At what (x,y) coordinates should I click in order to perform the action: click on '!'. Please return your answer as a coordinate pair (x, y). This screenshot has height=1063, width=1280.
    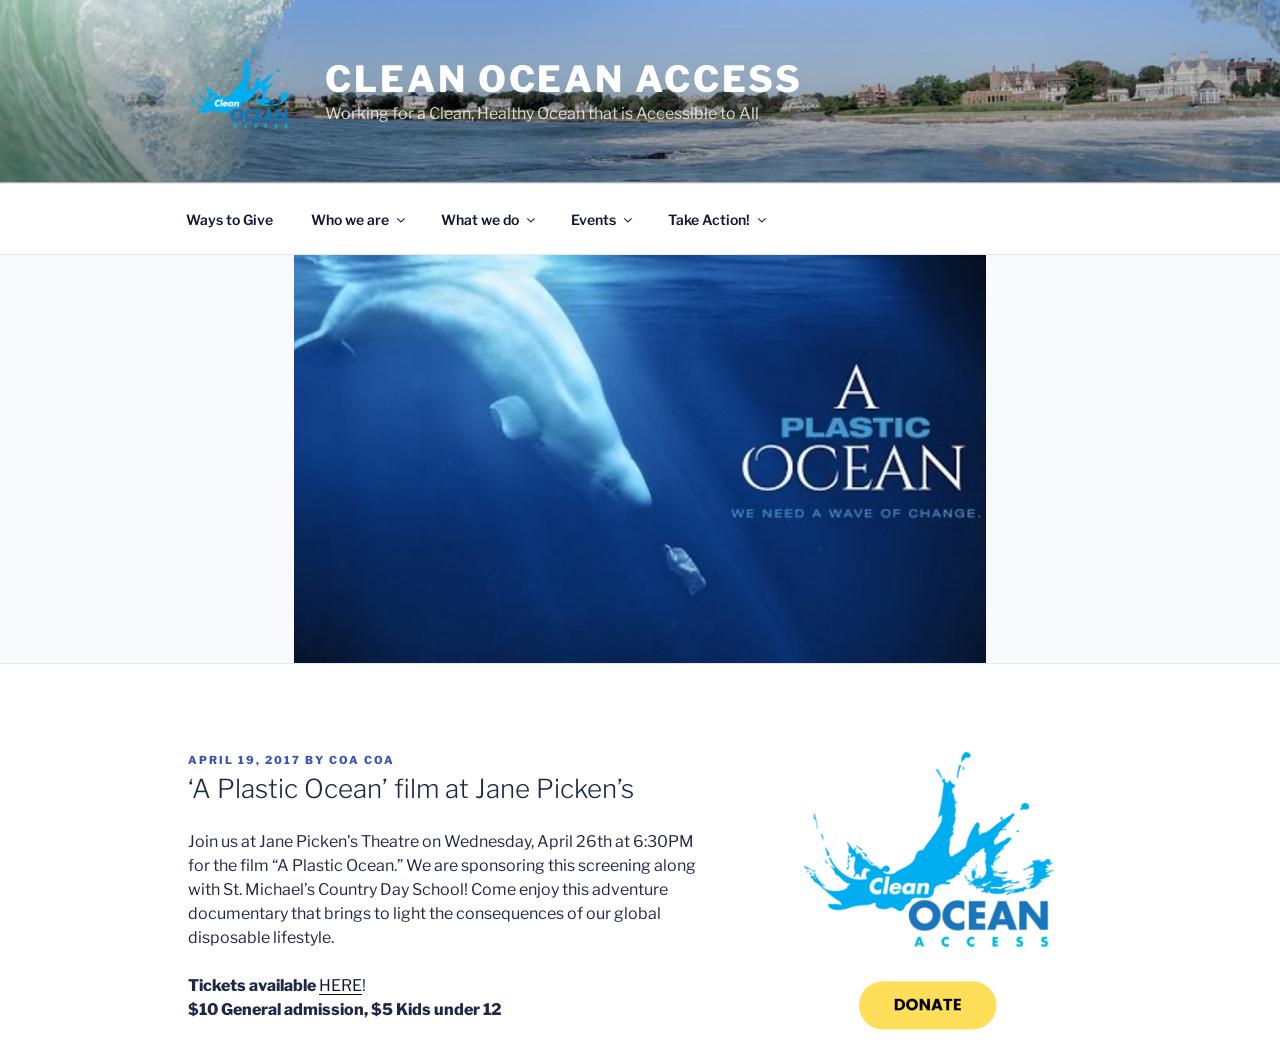
    Looking at the image, I should click on (364, 984).